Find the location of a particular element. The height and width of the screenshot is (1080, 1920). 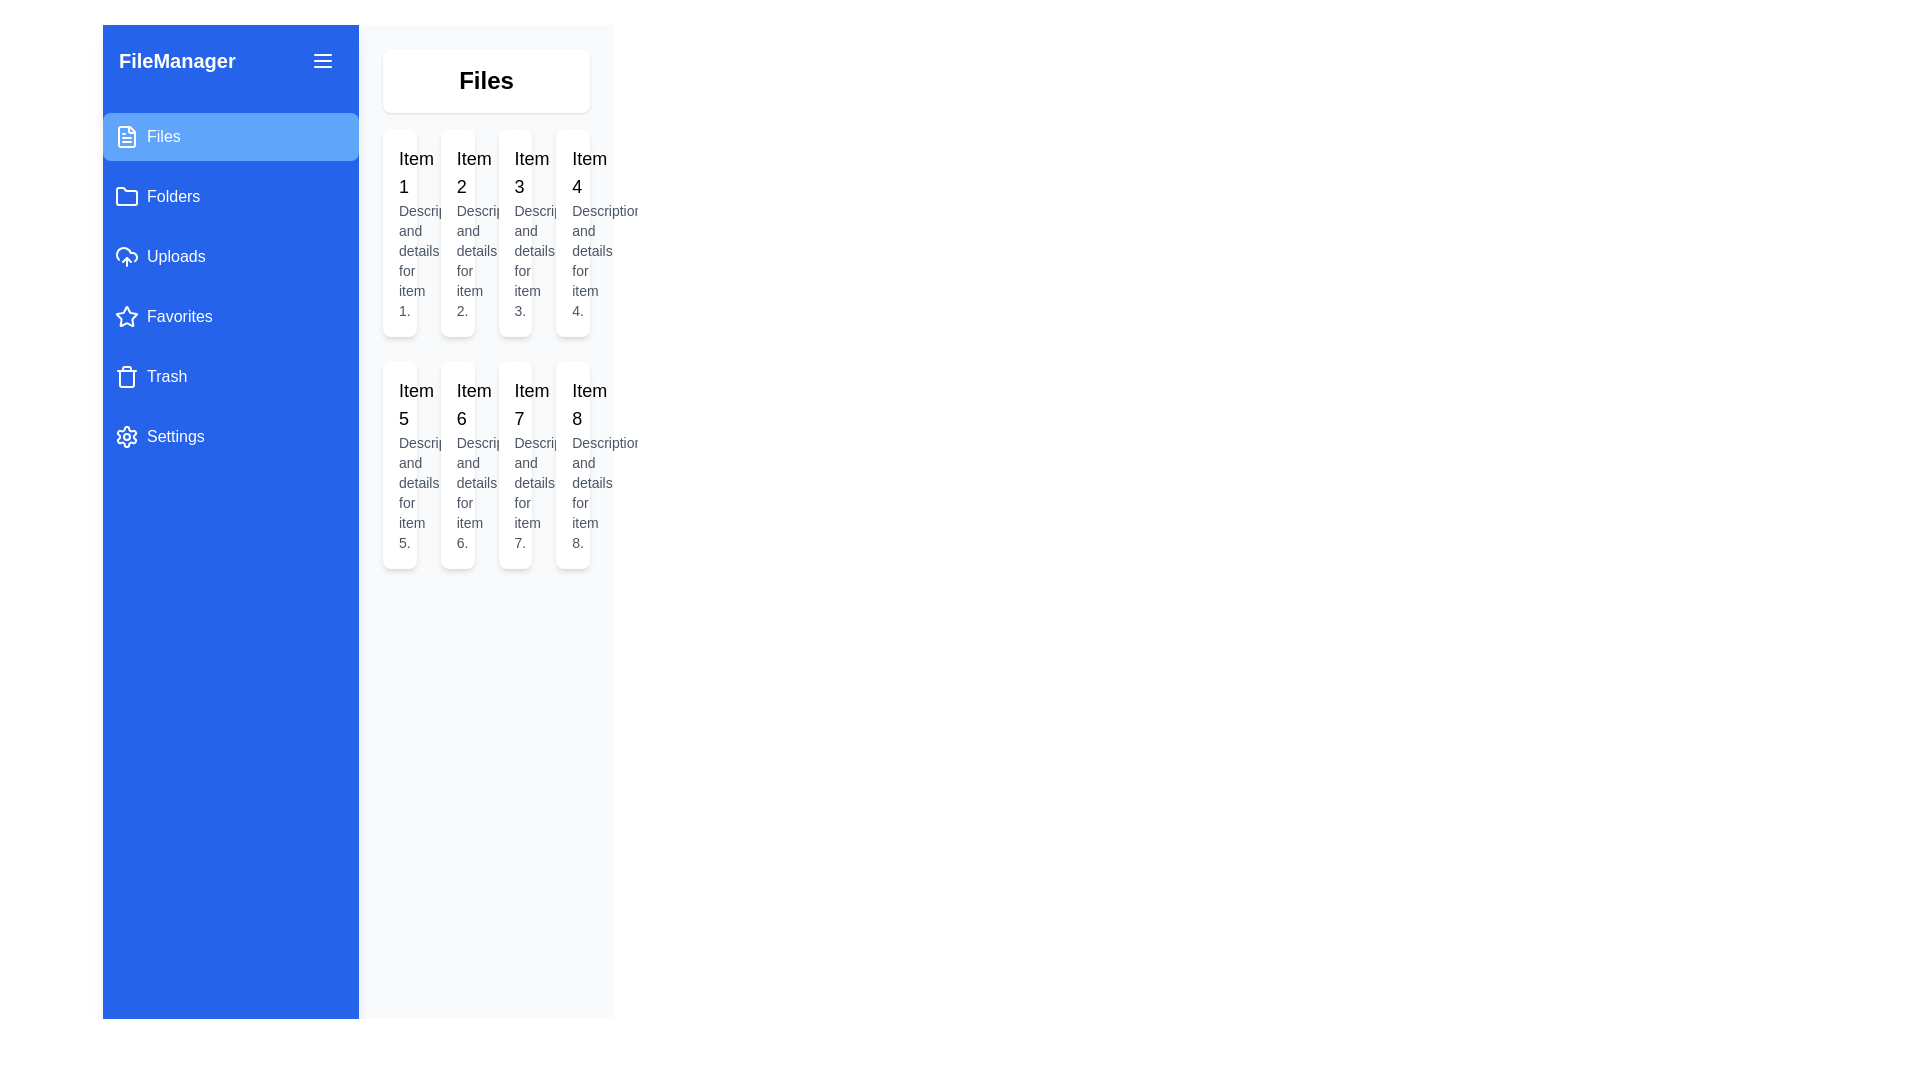

the 'Favorites' text label in the vertical navigation menu is located at coordinates (179, 315).